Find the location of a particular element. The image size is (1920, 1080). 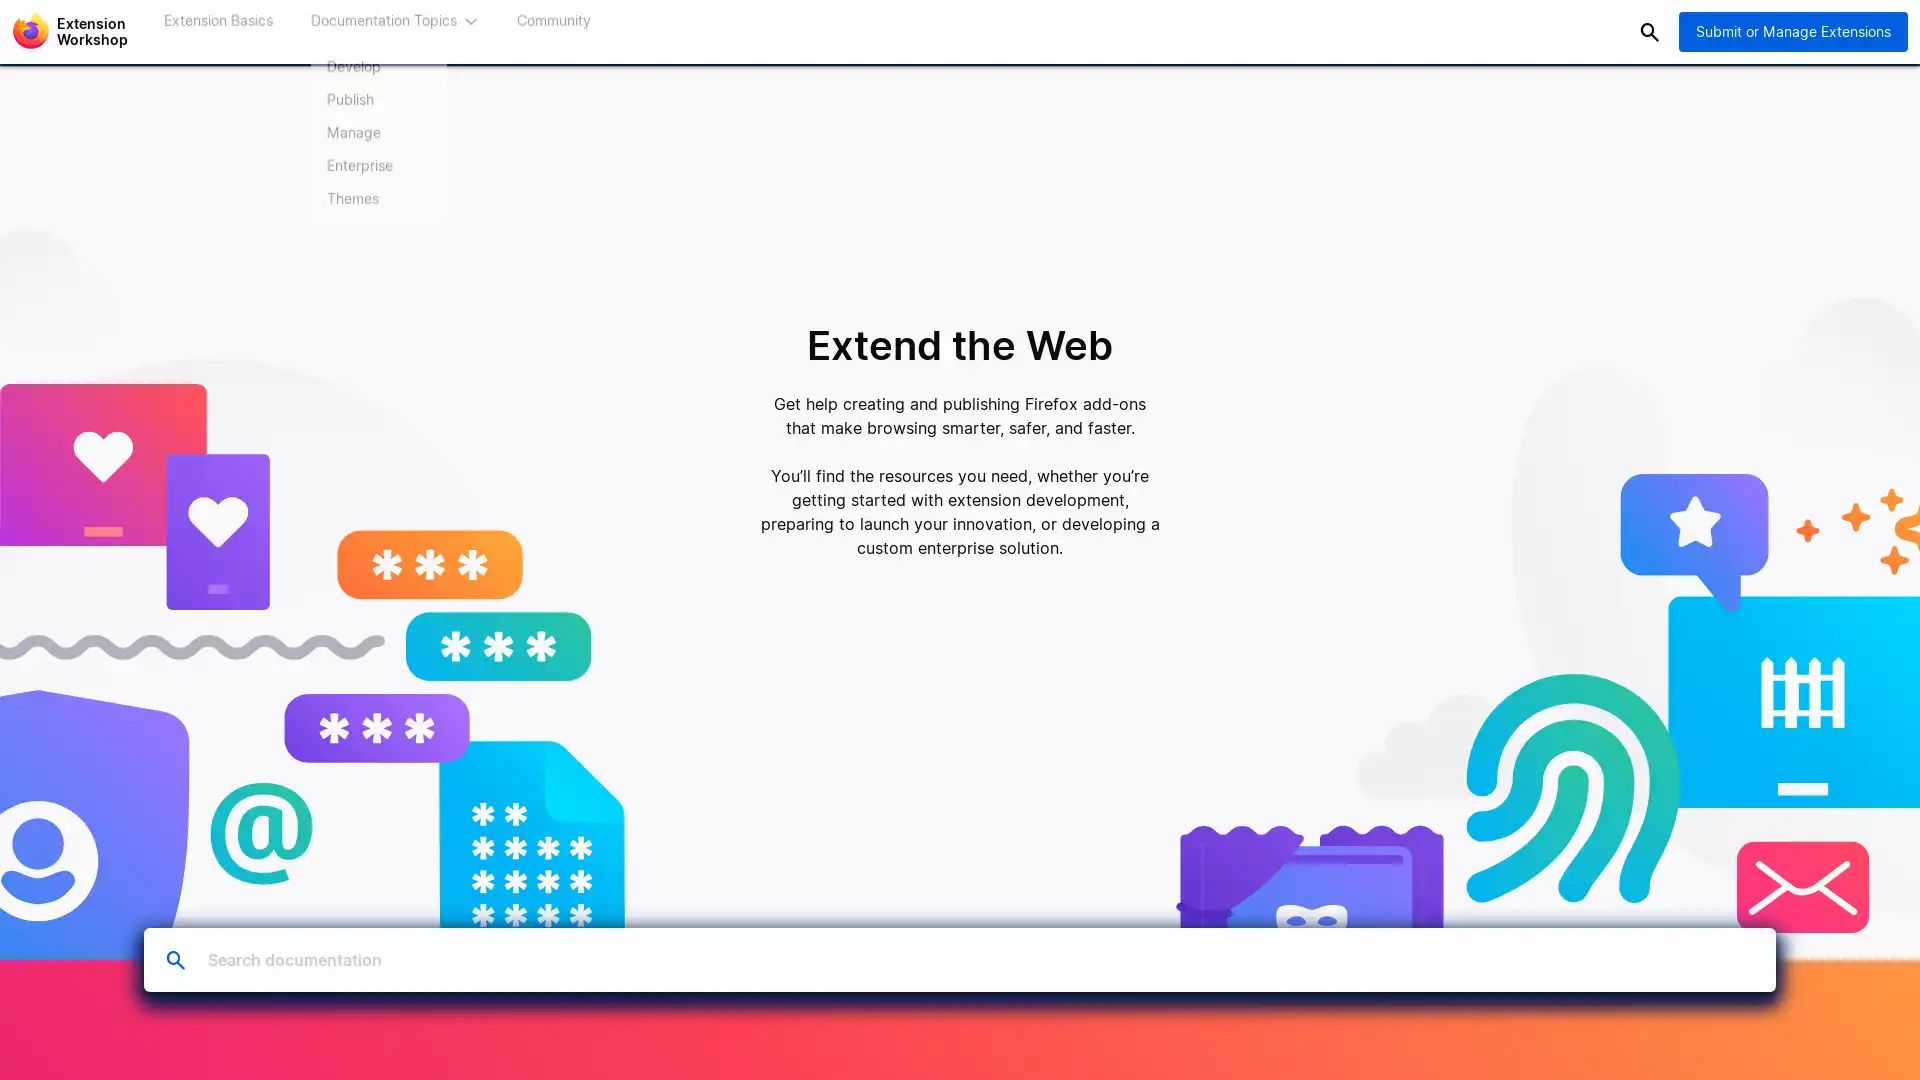

Search is located at coordinates (1649, 31).